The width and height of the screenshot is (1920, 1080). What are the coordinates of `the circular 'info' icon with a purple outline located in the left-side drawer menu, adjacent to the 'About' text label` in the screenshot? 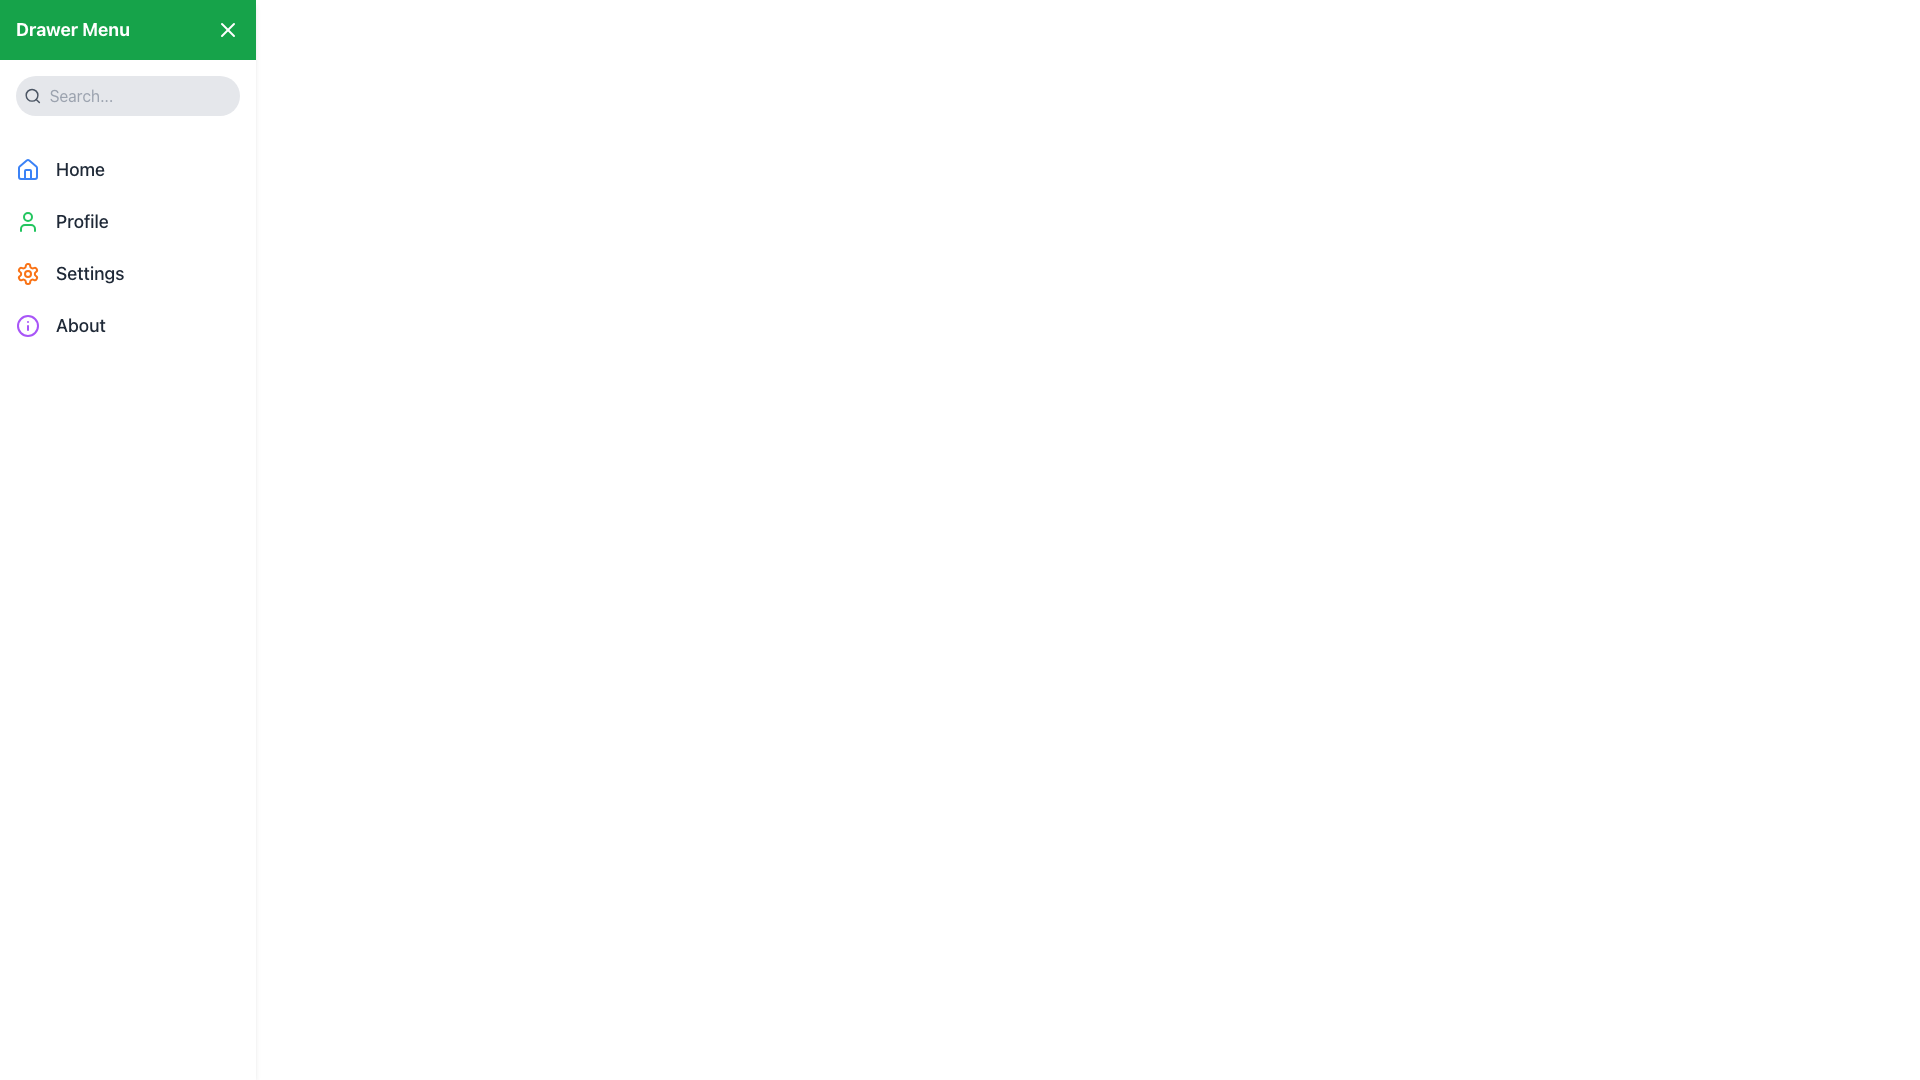 It's located at (28, 325).